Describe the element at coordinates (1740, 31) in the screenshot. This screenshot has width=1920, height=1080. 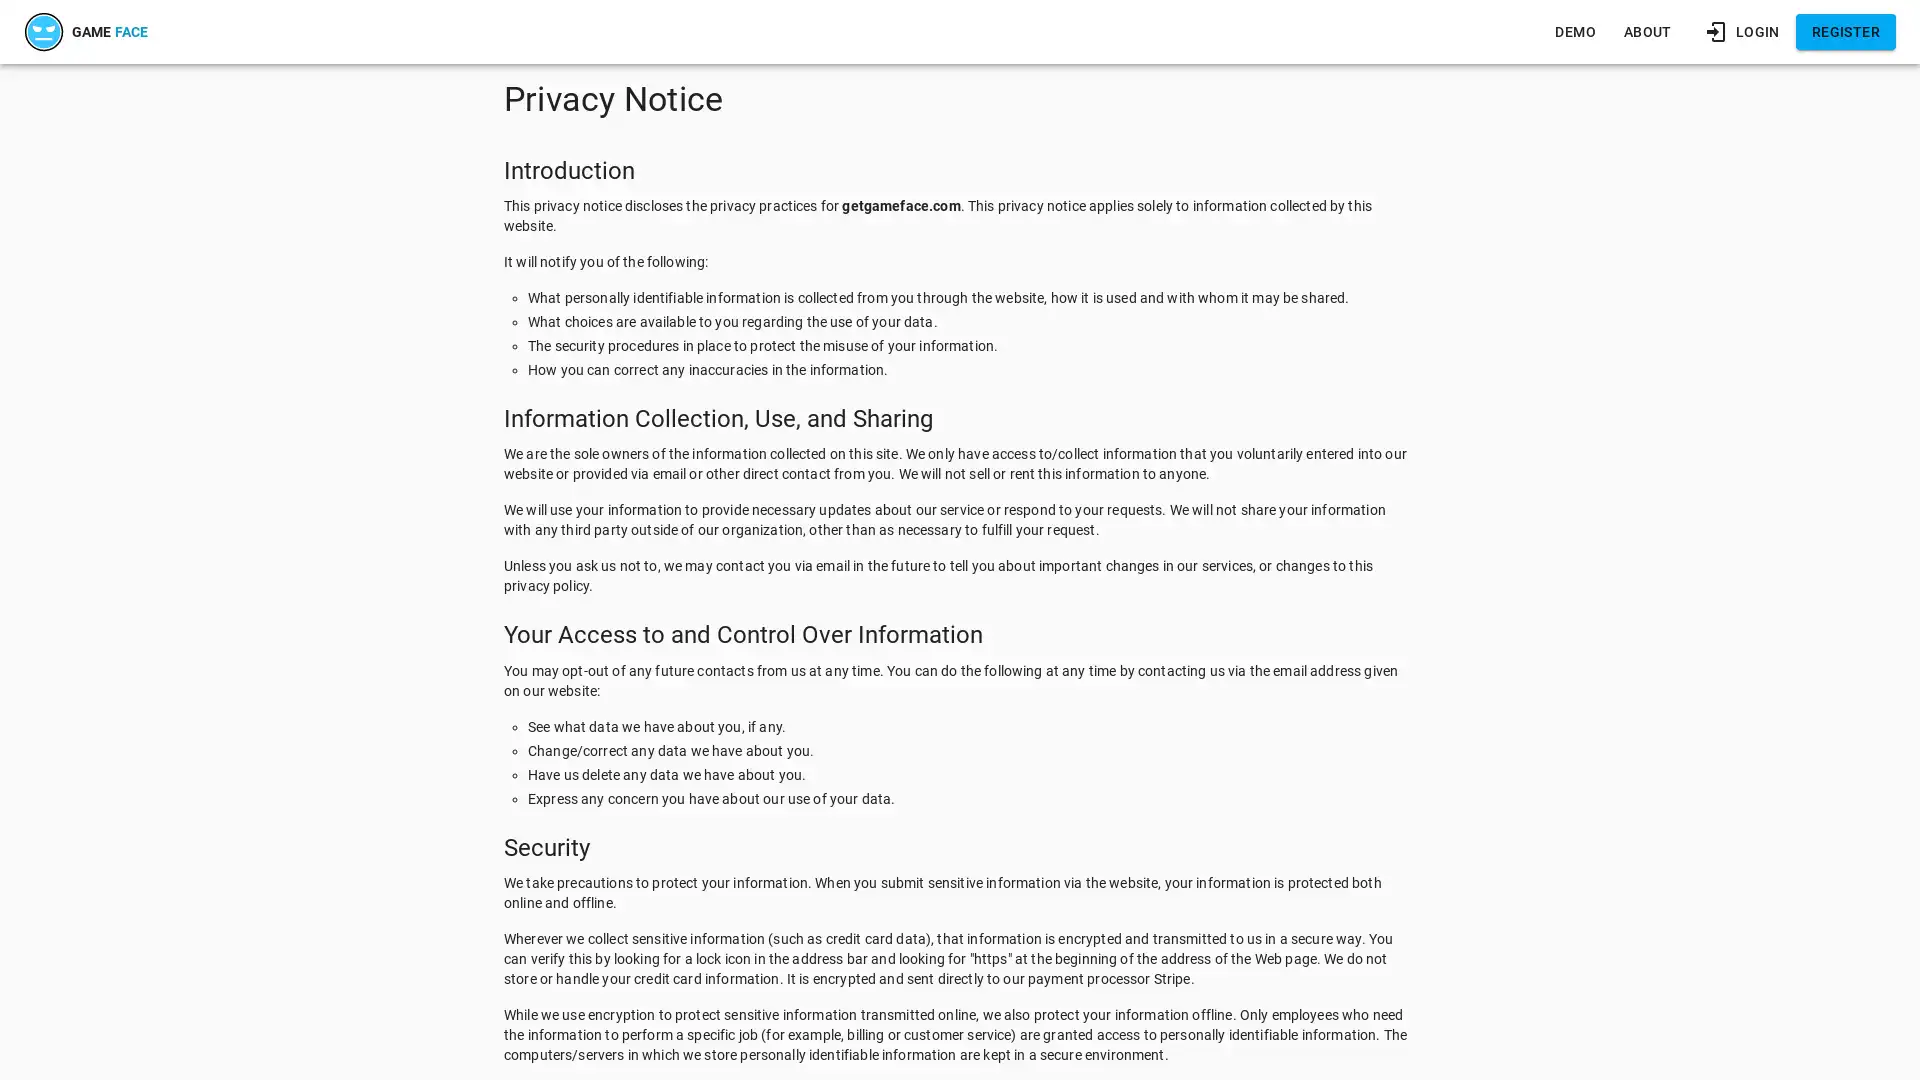
I see `LOGIN` at that location.